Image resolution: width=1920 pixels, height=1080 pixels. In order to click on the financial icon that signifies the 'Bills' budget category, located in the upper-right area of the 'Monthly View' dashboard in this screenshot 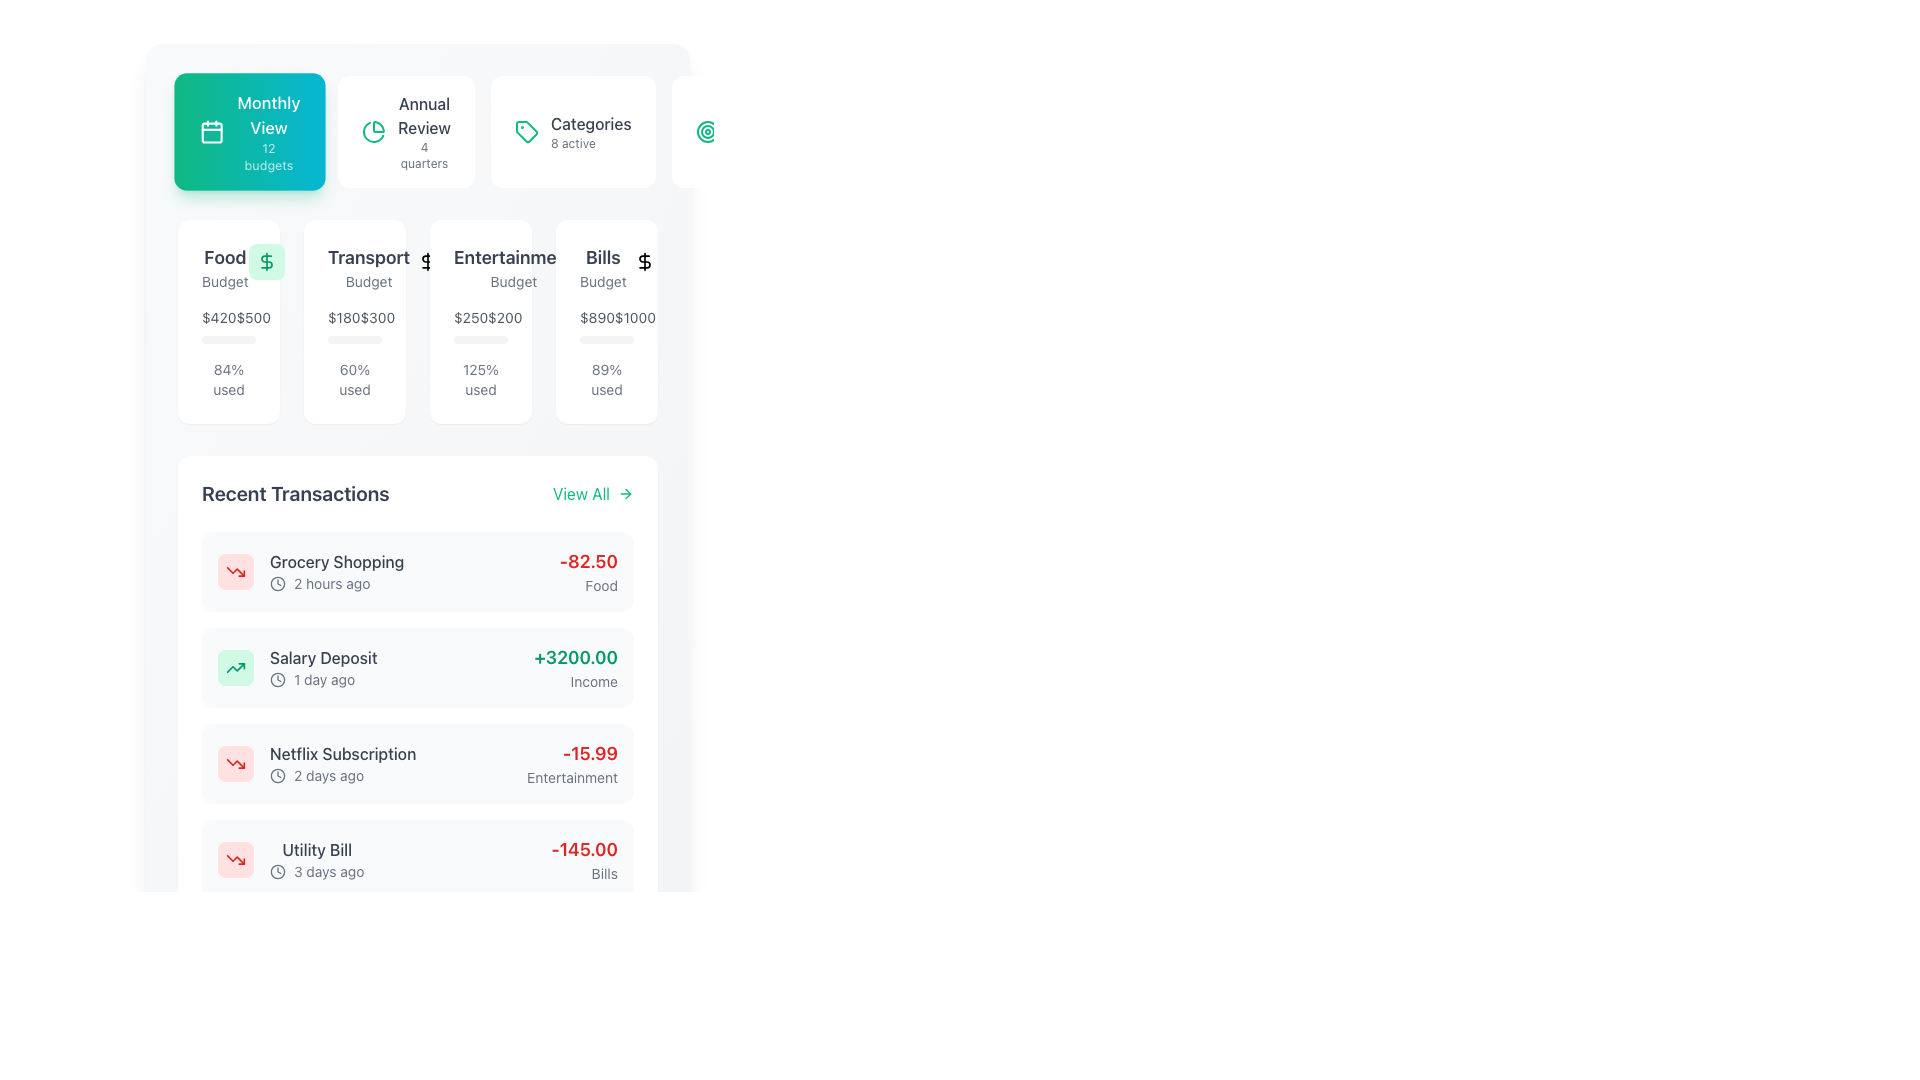, I will do `click(590, 261)`.